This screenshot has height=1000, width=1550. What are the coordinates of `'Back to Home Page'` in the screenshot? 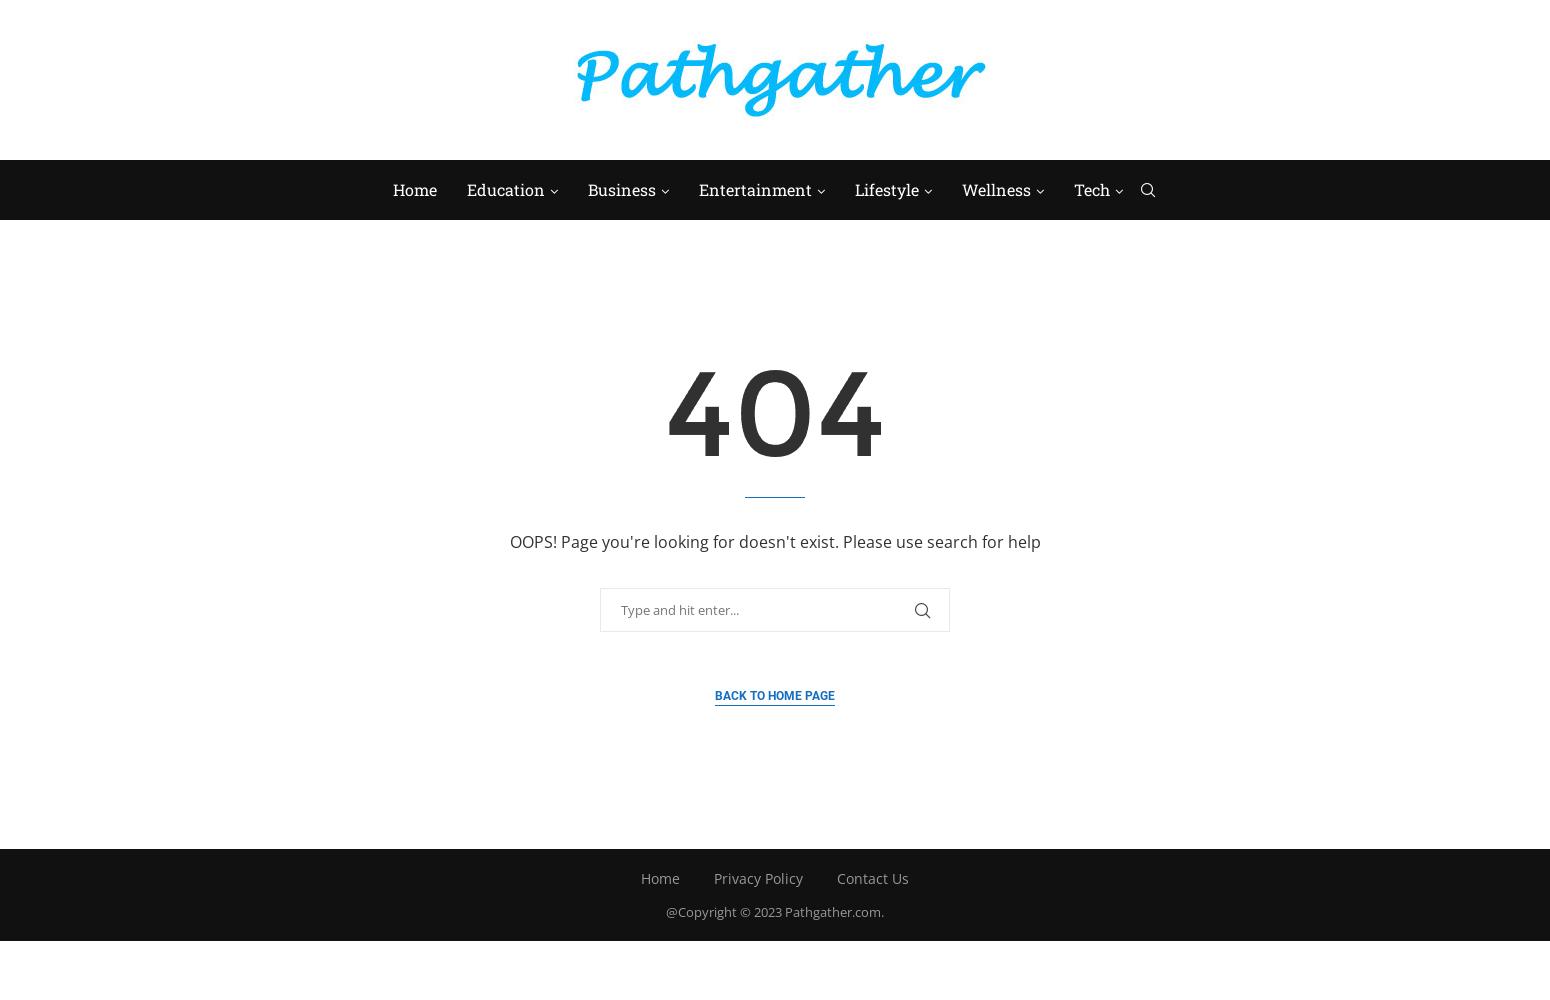 It's located at (775, 694).